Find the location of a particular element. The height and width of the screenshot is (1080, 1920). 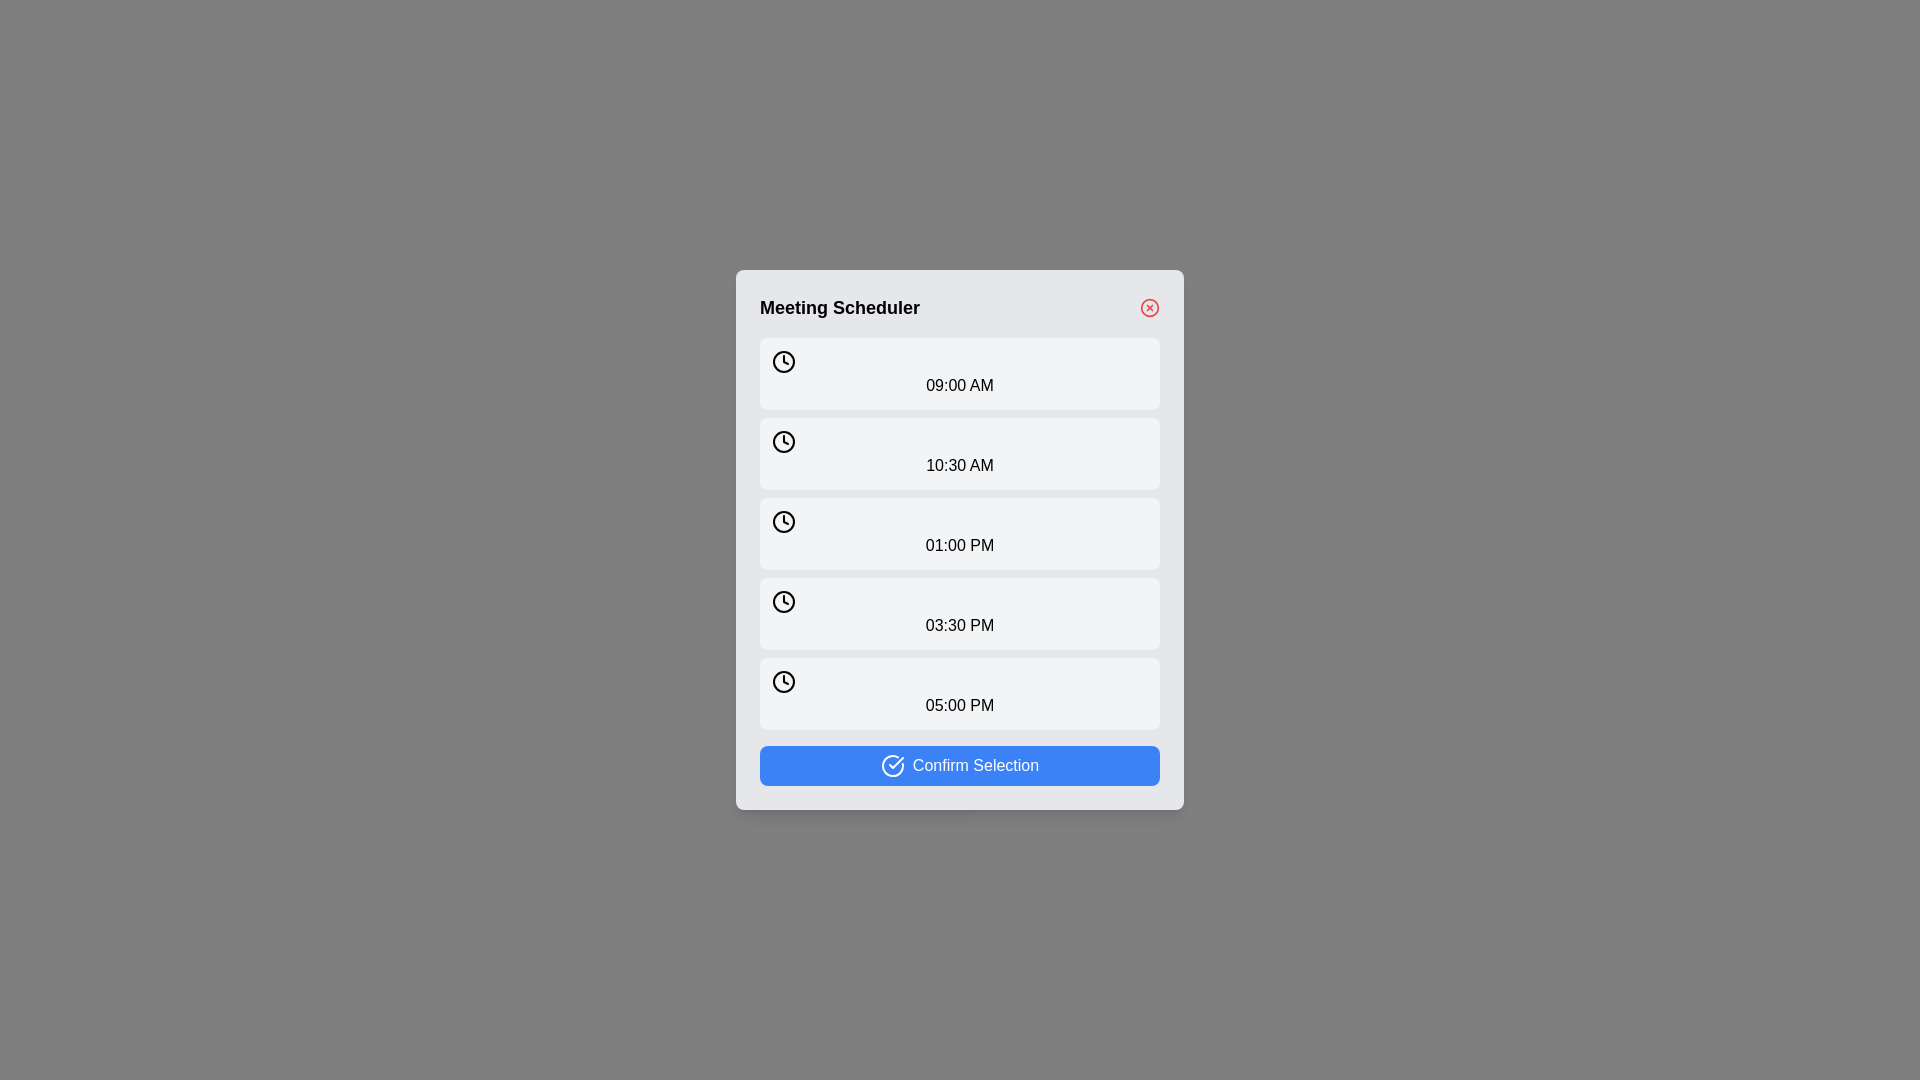

the close button to close the dialog is located at coordinates (1150, 308).